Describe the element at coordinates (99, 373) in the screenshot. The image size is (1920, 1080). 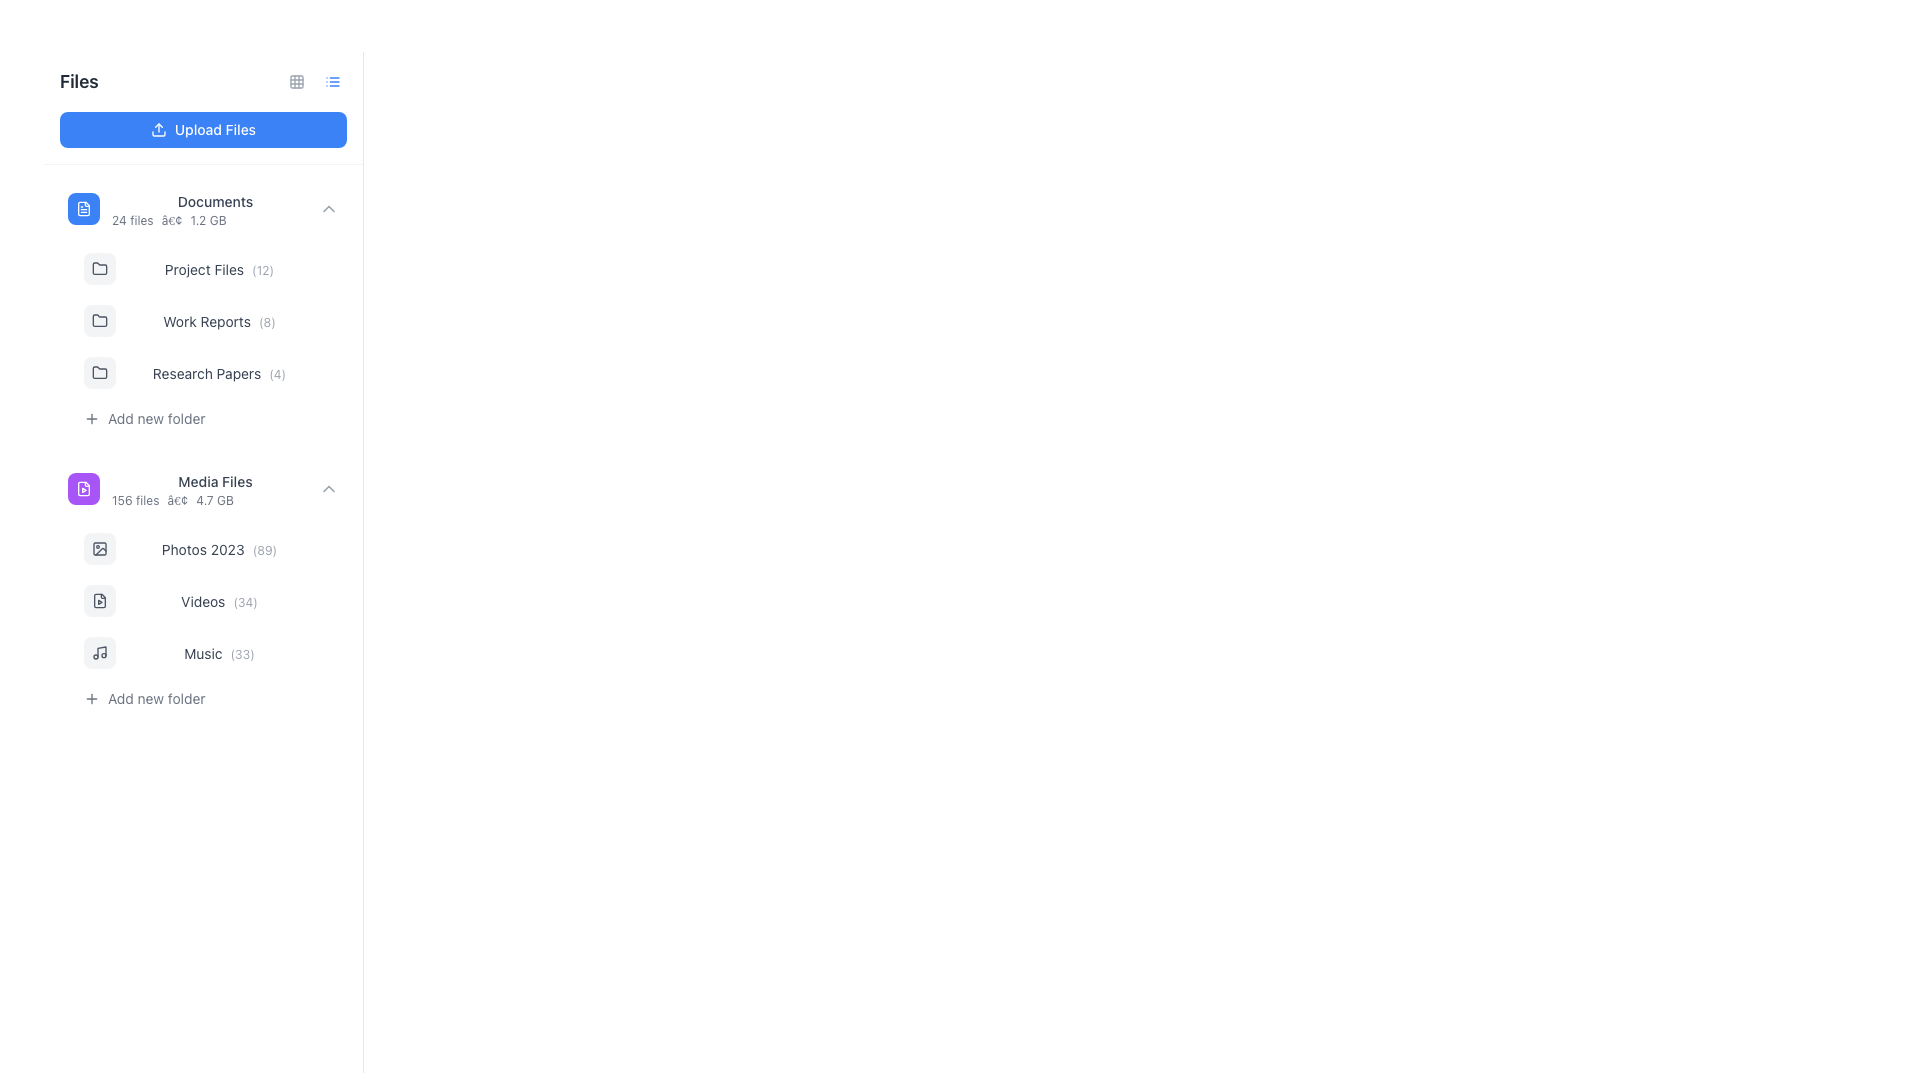
I see `the folder icon with a gray background located in the left-side panel within the 'Research Papers (4)' row, positioned as the first element in this group` at that location.